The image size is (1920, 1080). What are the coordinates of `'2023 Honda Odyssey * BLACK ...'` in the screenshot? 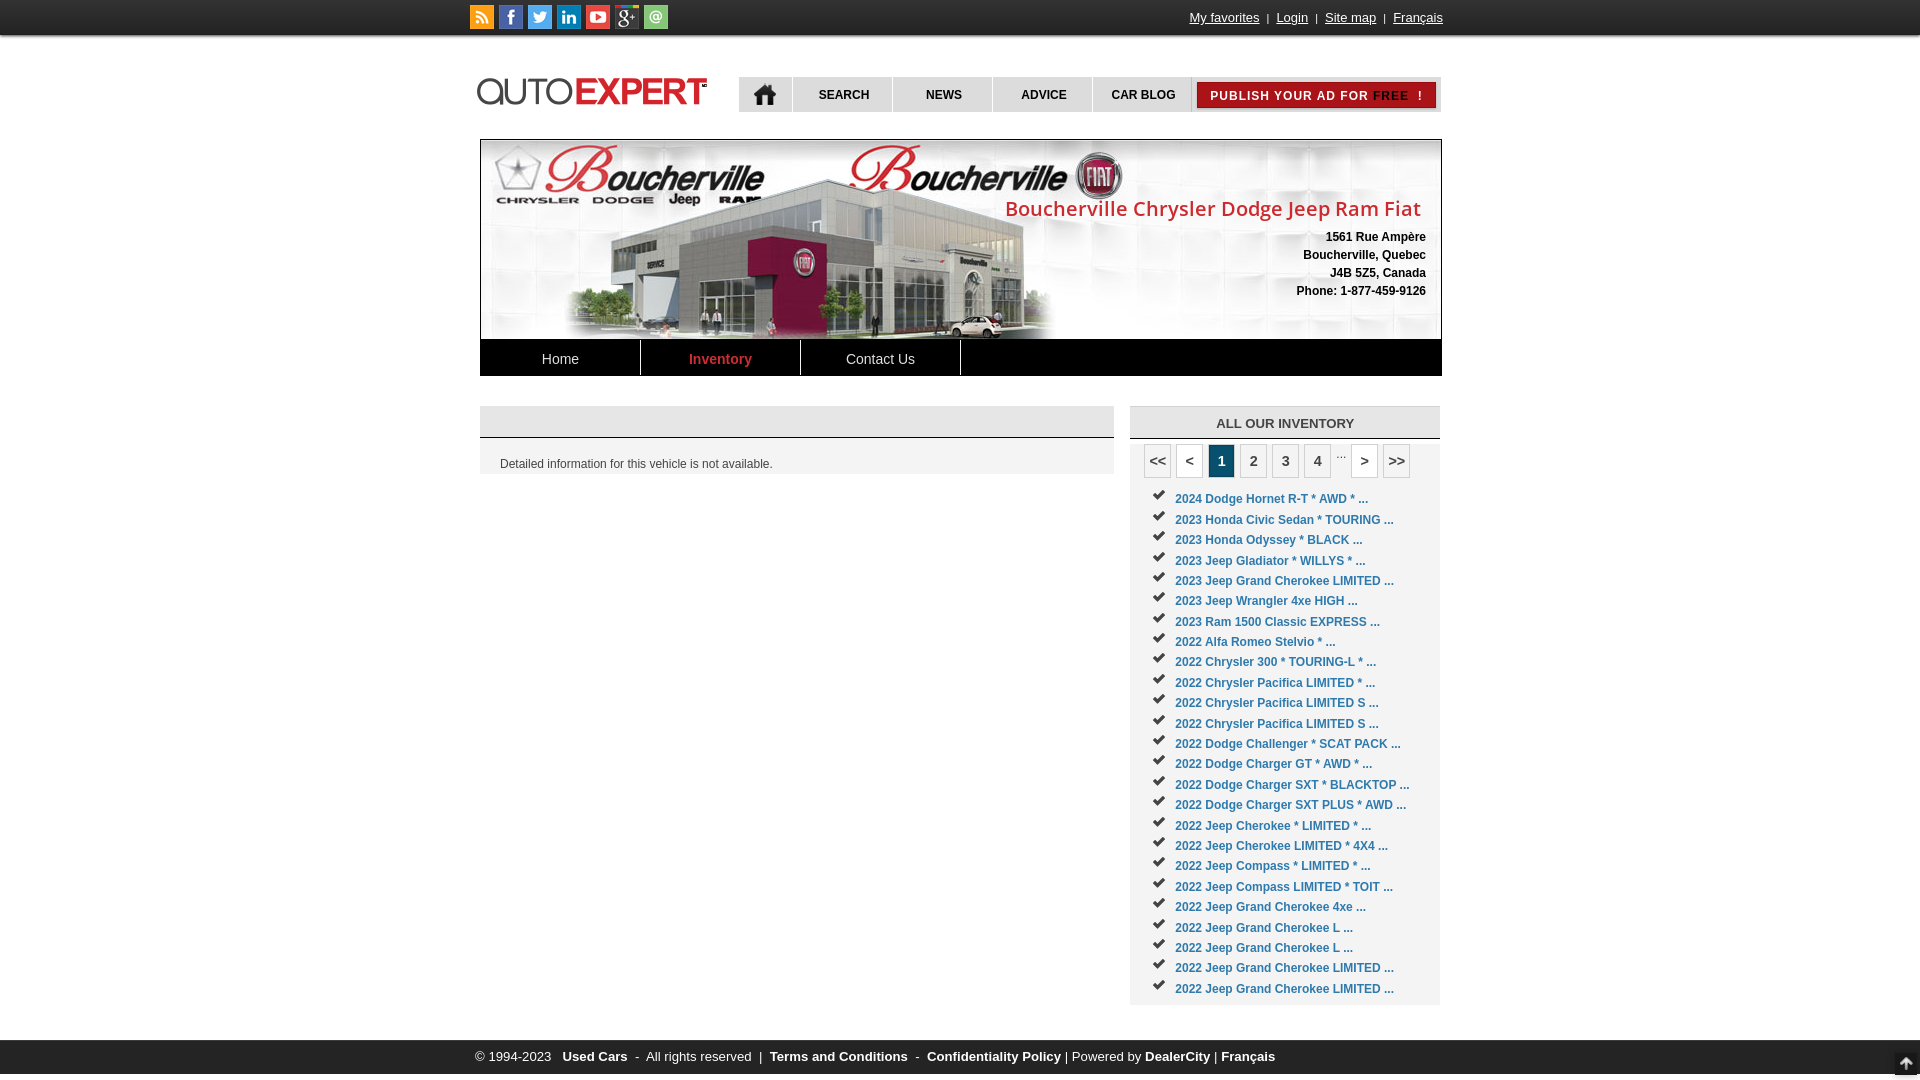 It's located at (1267, 540).